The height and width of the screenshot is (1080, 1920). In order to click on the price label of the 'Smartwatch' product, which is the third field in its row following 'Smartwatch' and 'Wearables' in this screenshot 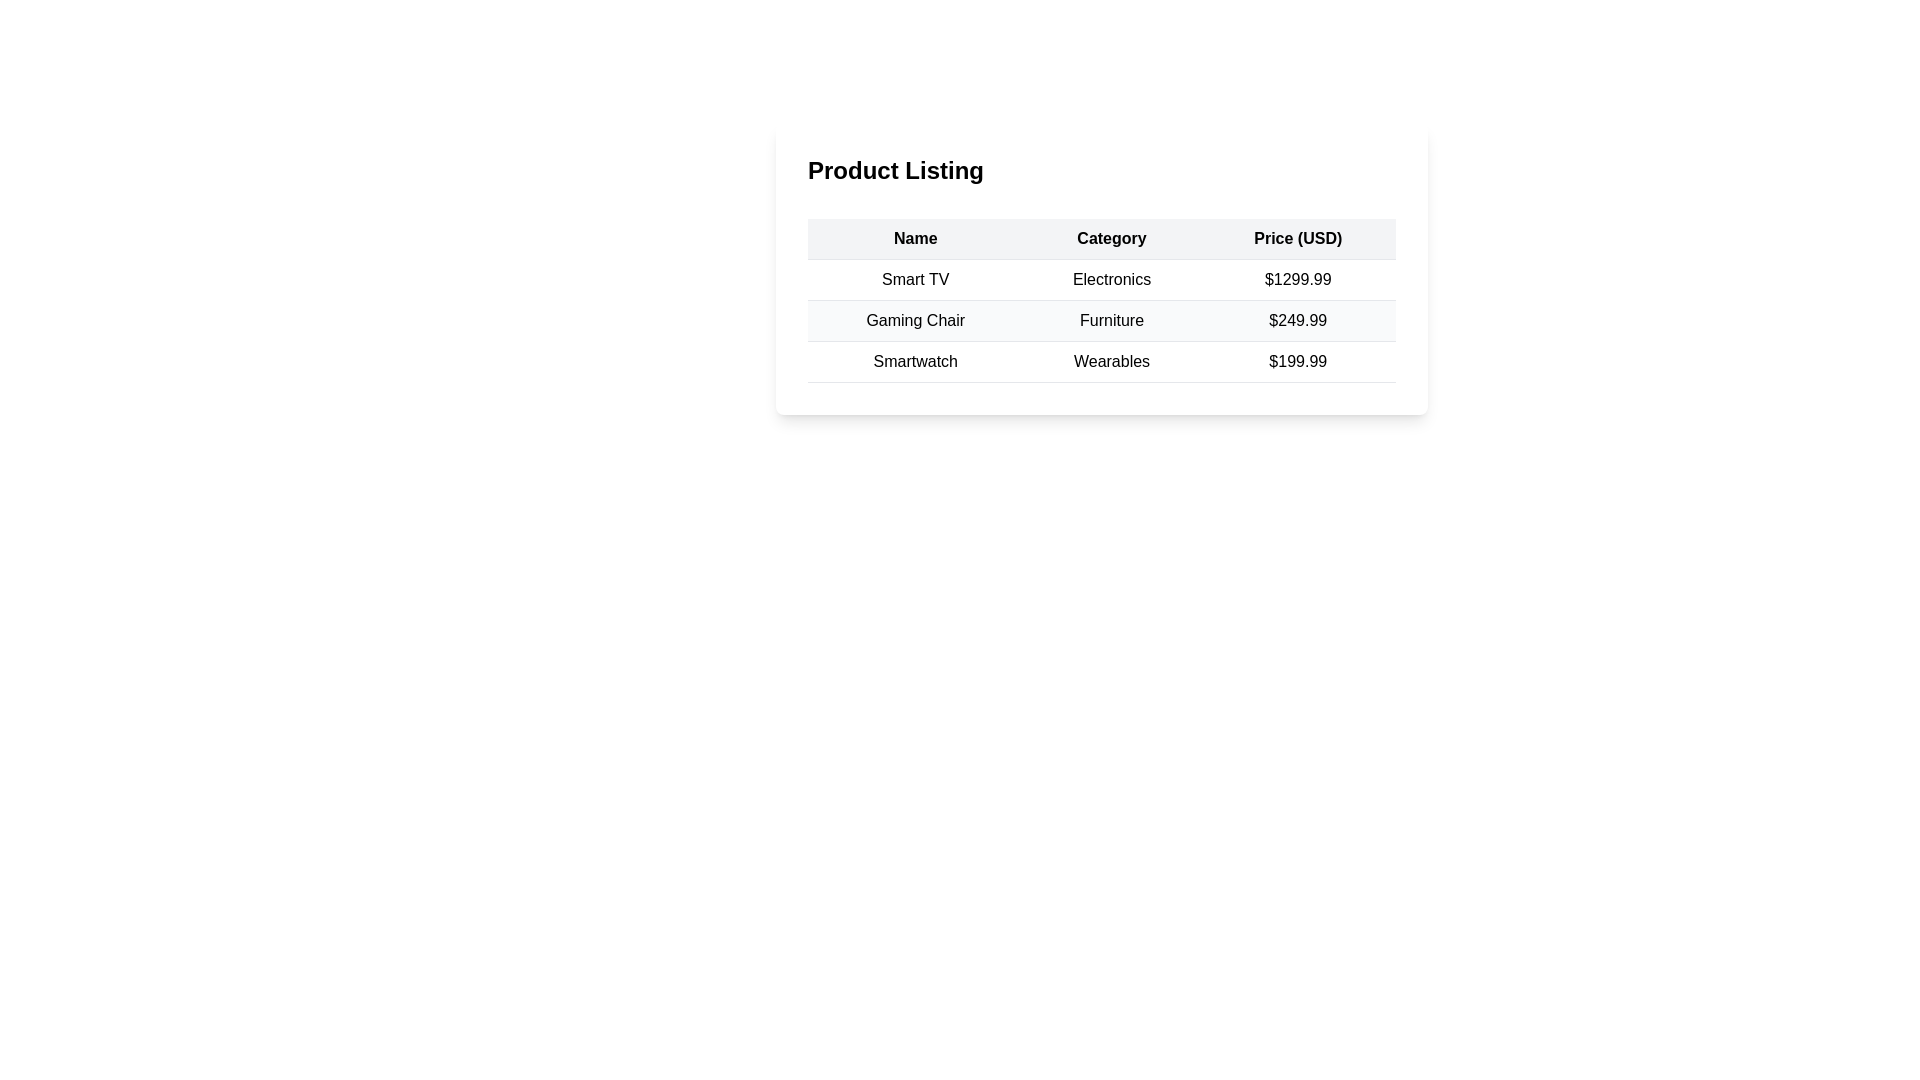, I will do `click(1298, 362)`.